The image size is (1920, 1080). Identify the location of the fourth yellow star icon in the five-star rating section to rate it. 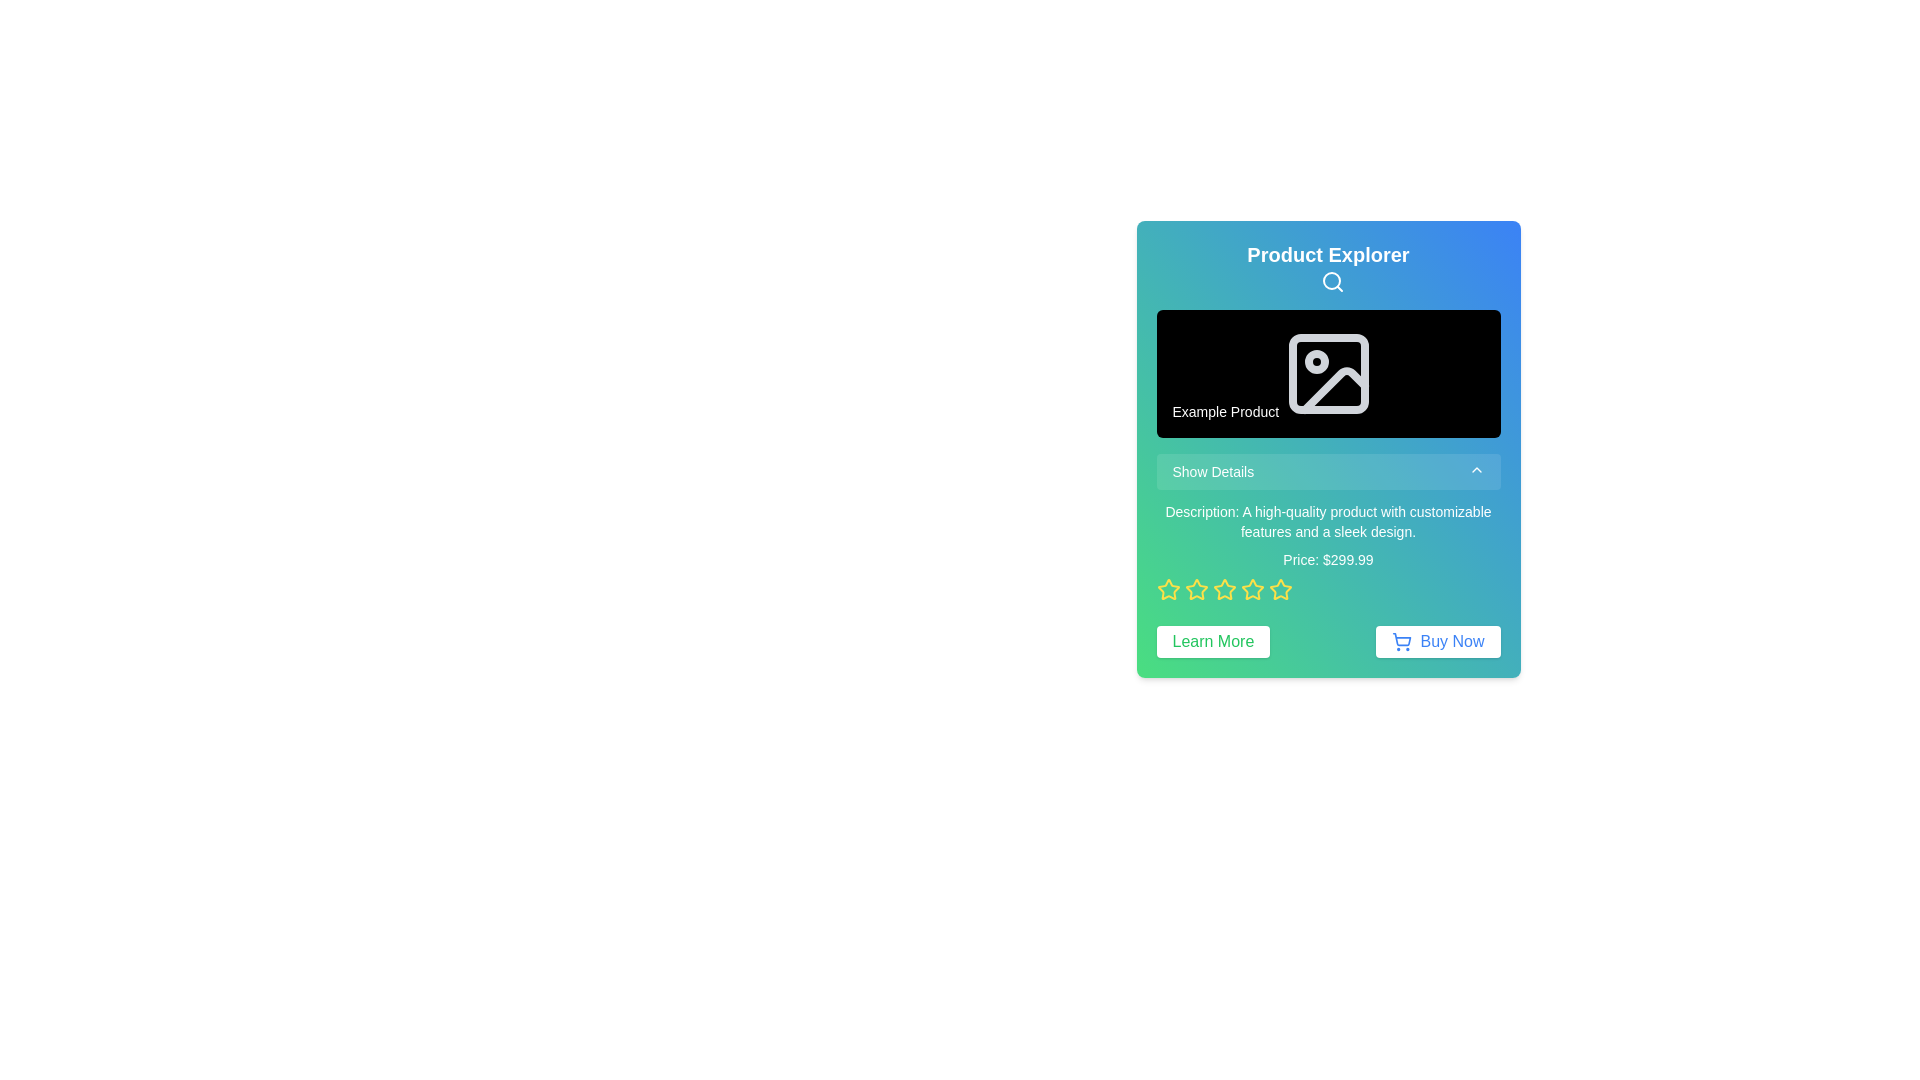
(1280, 588).